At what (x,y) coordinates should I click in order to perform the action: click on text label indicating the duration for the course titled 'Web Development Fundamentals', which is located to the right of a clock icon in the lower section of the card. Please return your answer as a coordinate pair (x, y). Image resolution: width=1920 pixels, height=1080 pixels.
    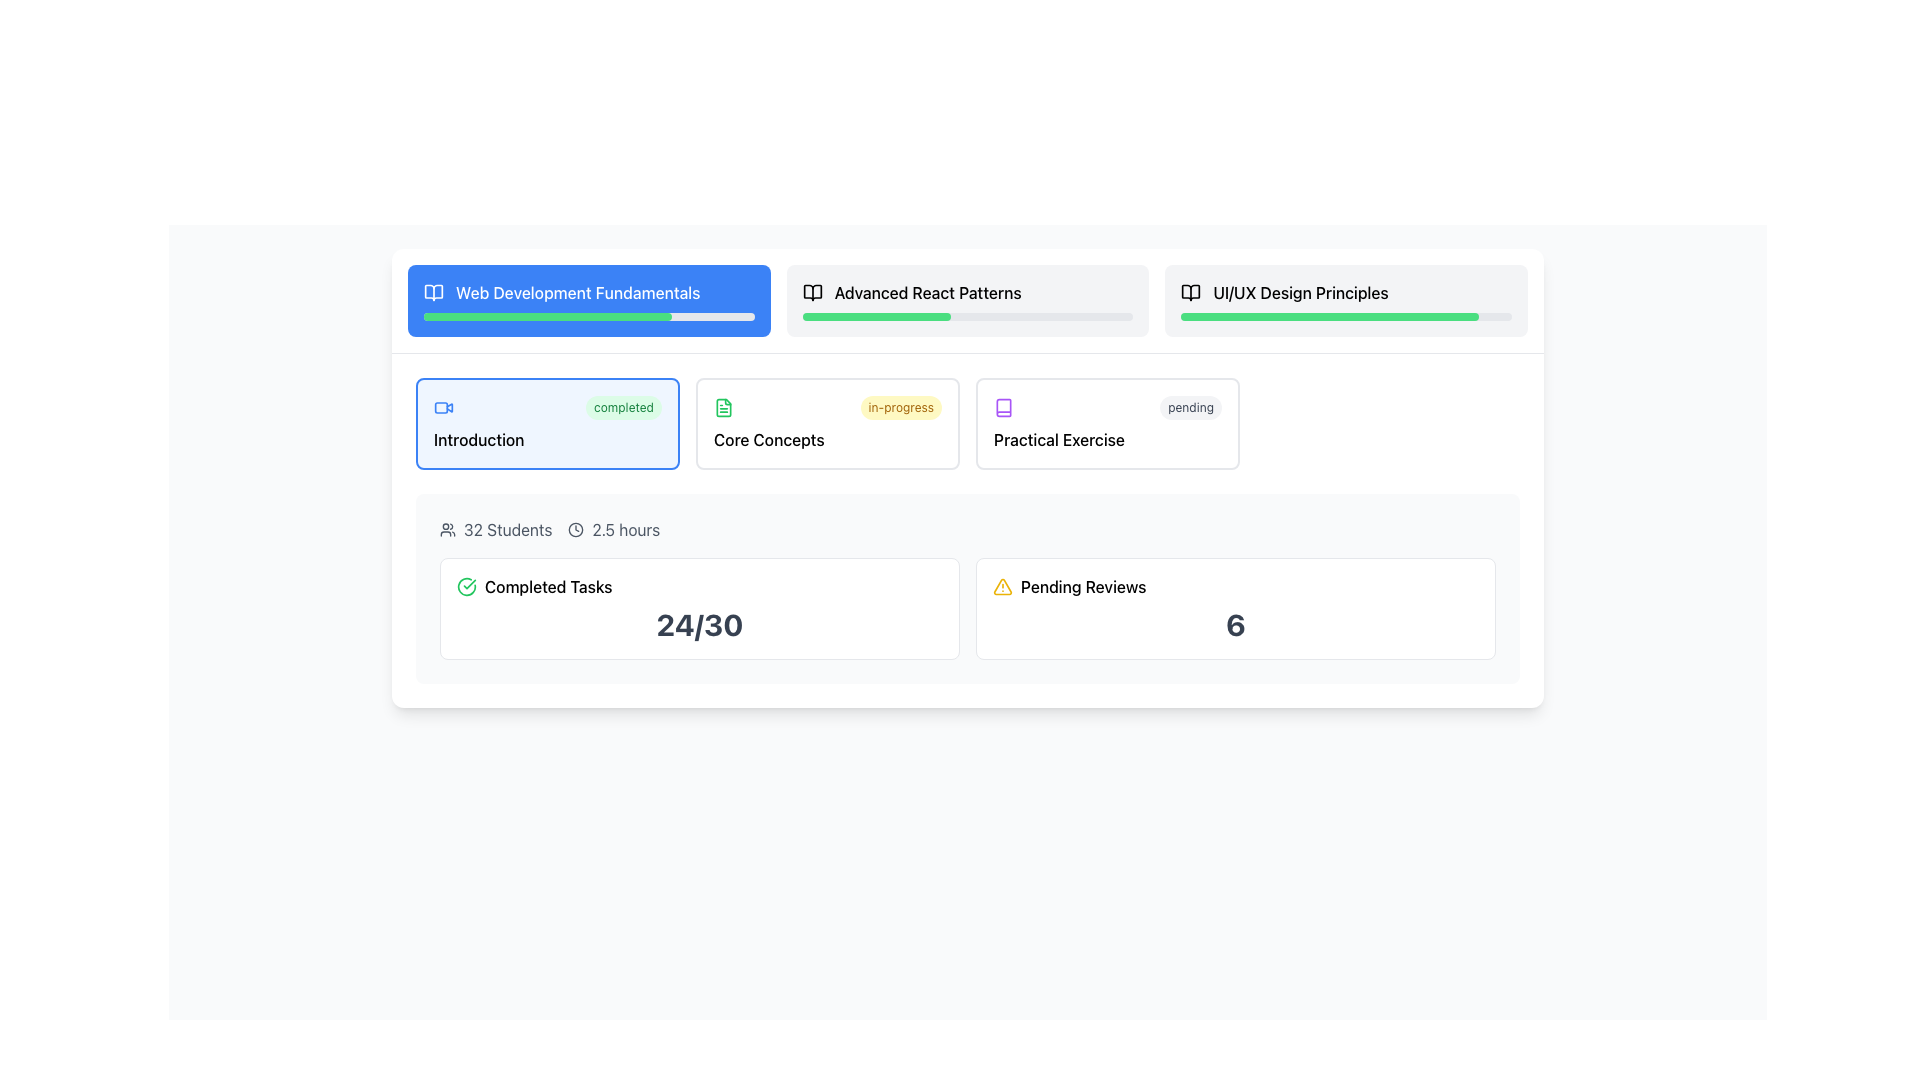
    Looking at the image, I should click on (625, 528).